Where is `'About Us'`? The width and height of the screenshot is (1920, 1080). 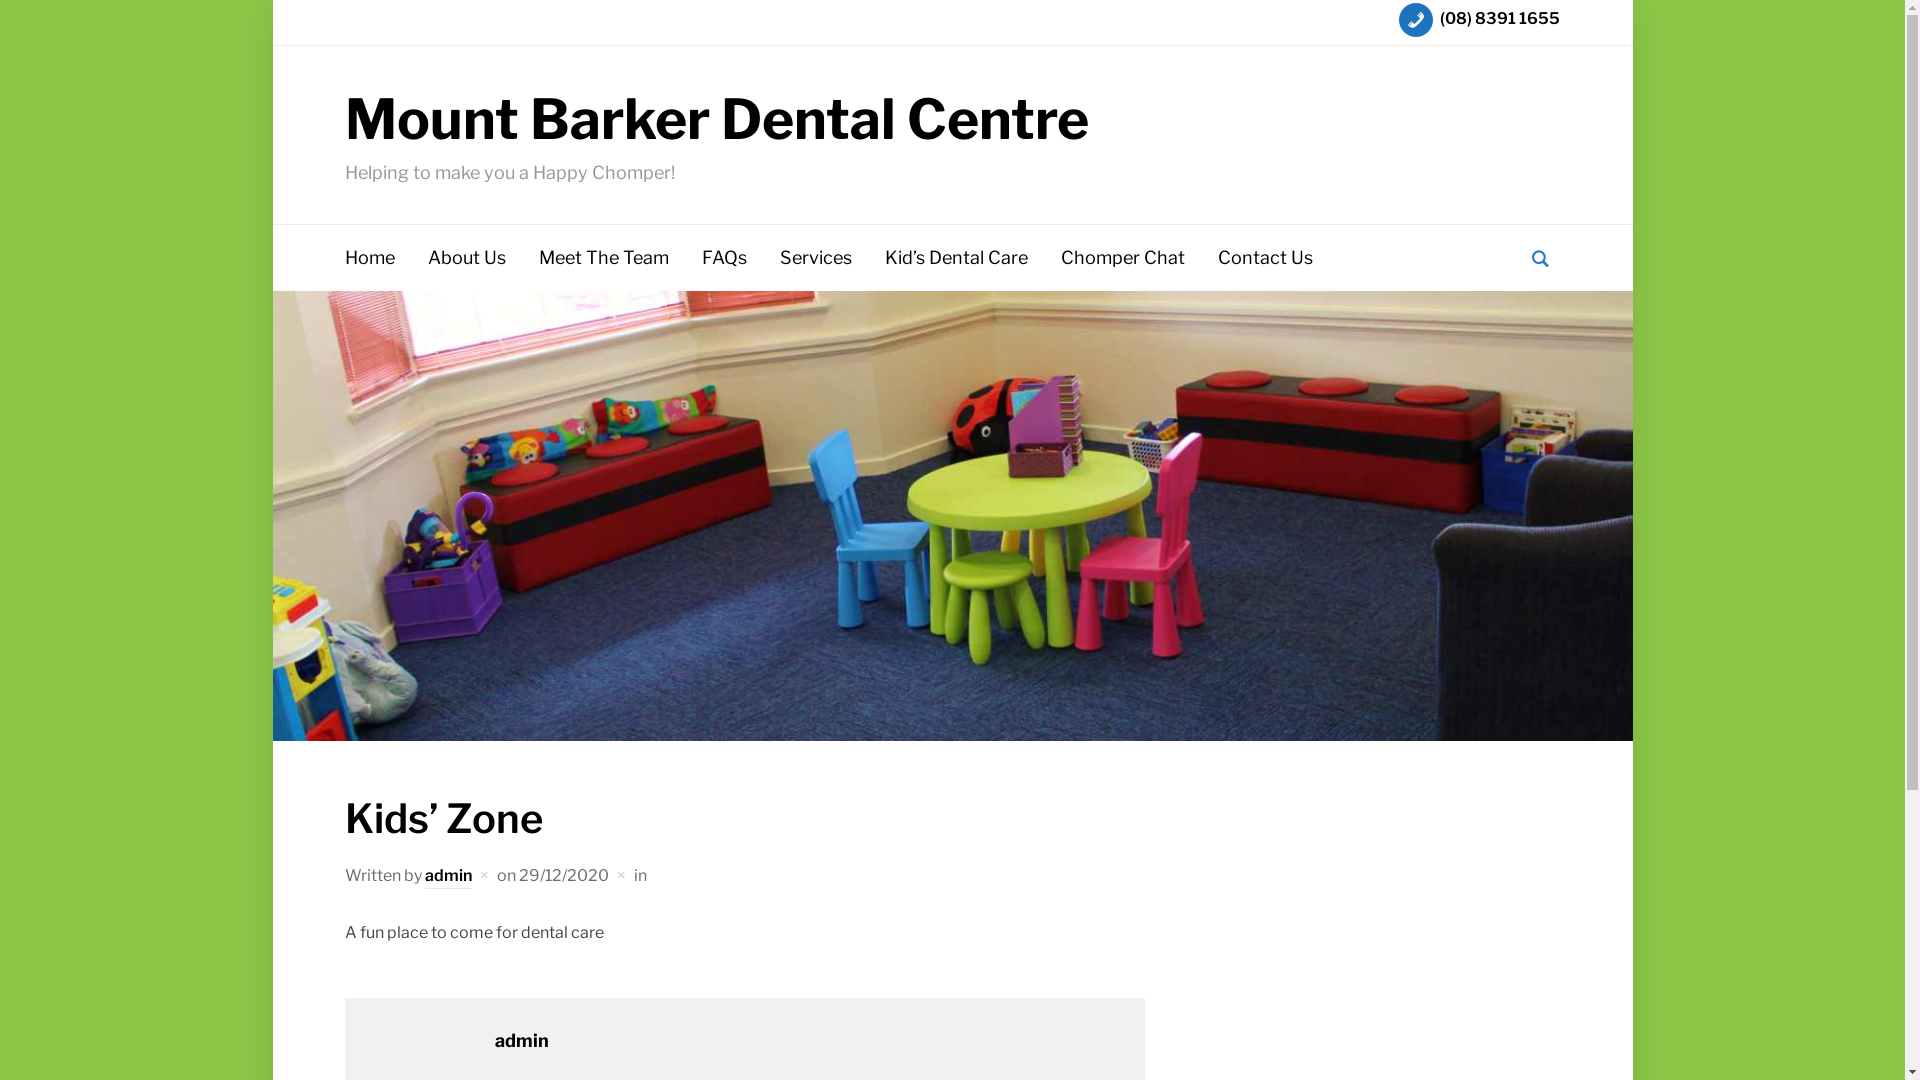
'About Us' is located at coordinates (465, 257).